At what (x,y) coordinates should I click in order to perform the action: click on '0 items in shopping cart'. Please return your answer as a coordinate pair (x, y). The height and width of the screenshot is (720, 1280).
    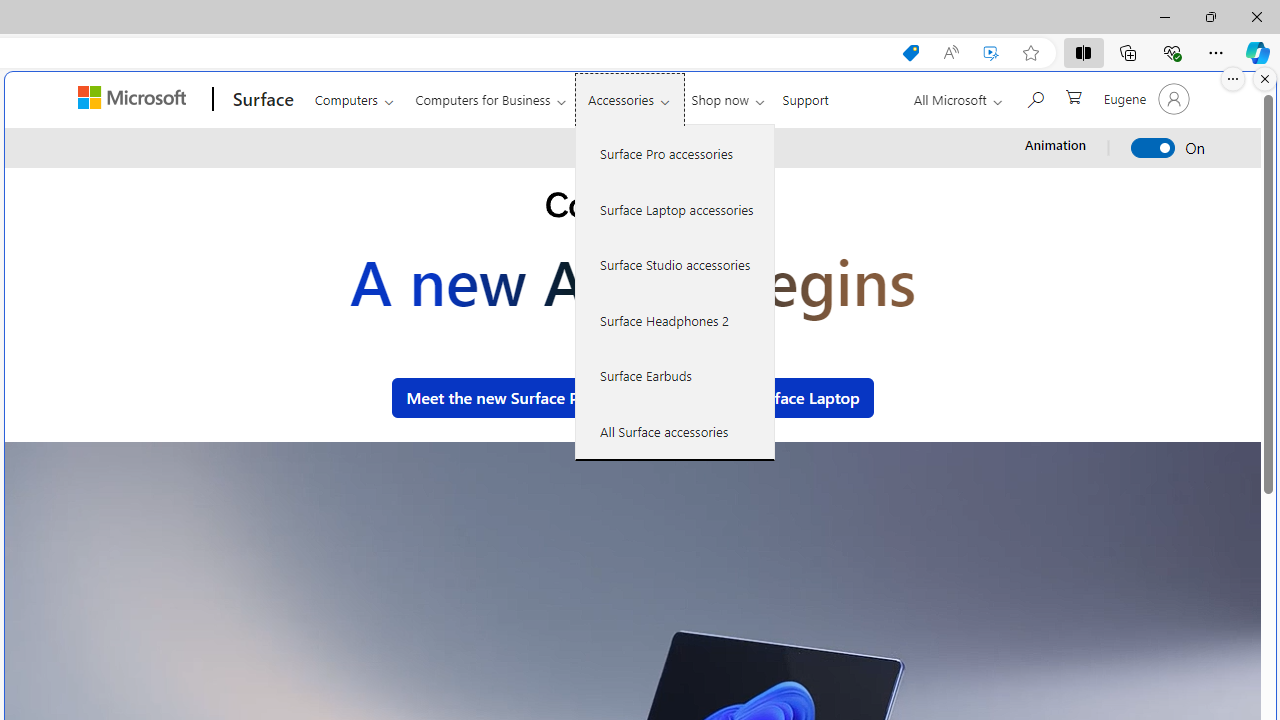
    Looking at the image, I should click on (1072, 95).